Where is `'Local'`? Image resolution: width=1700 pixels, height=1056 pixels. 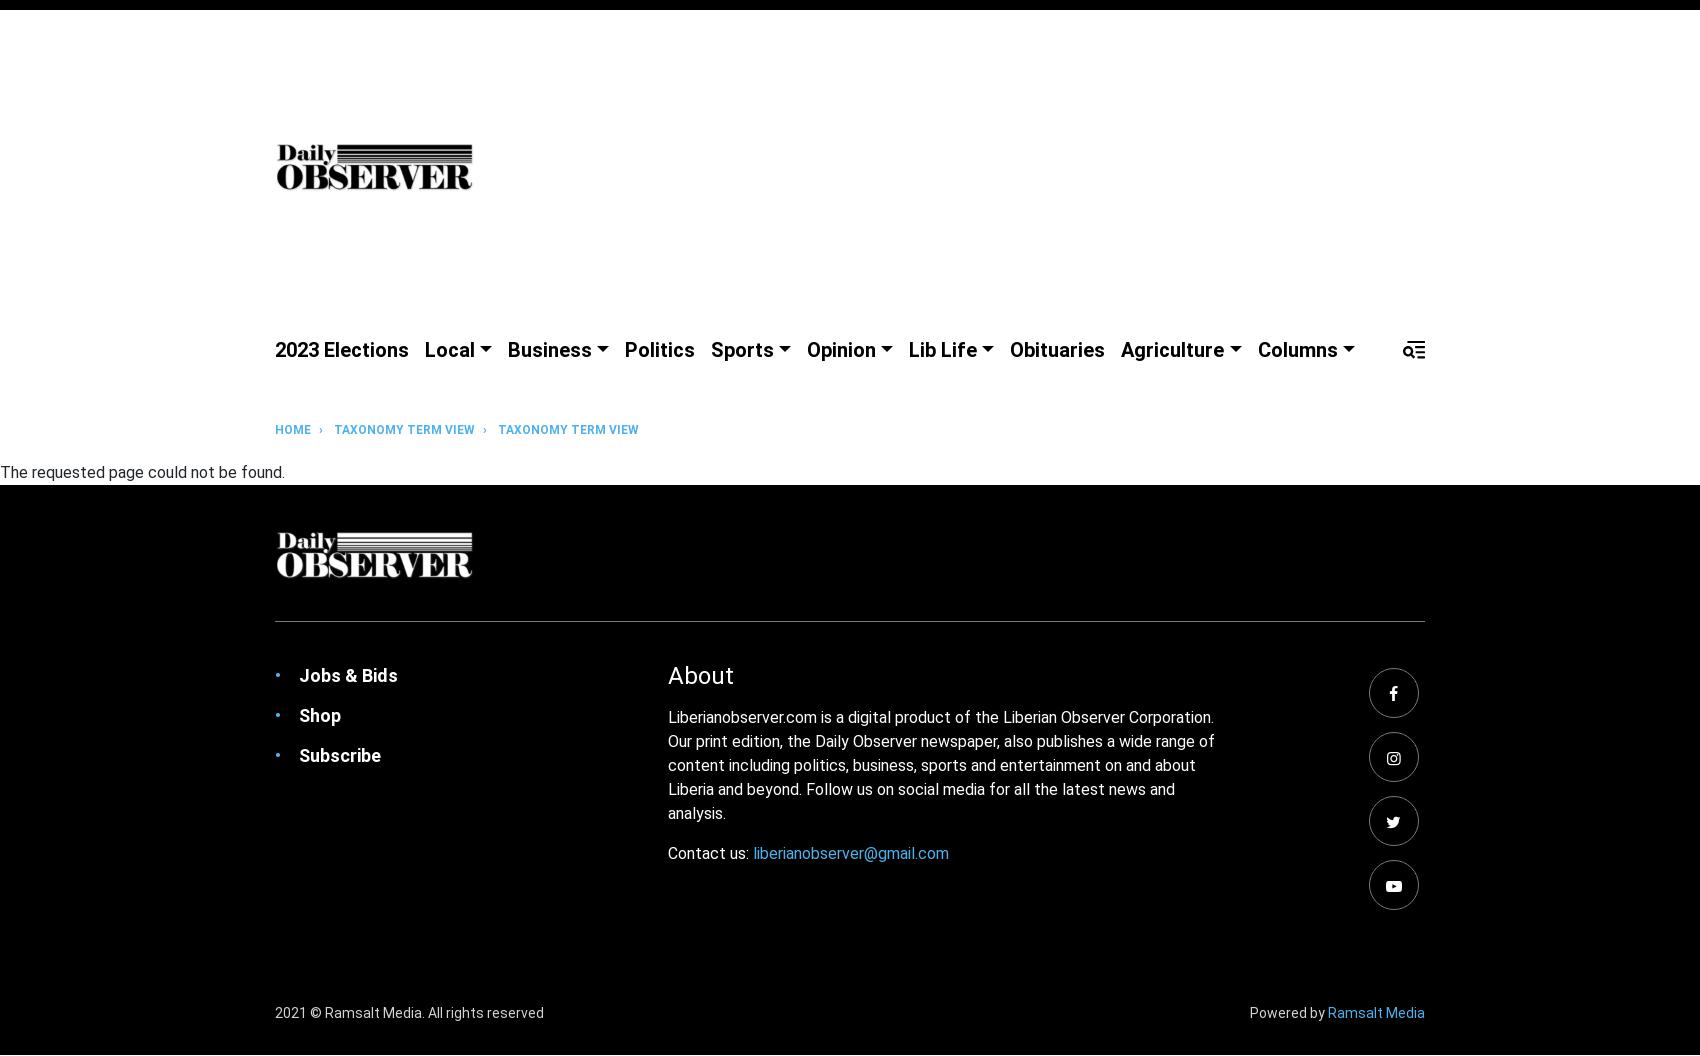
'Local' is located at coordinates (449, 348).